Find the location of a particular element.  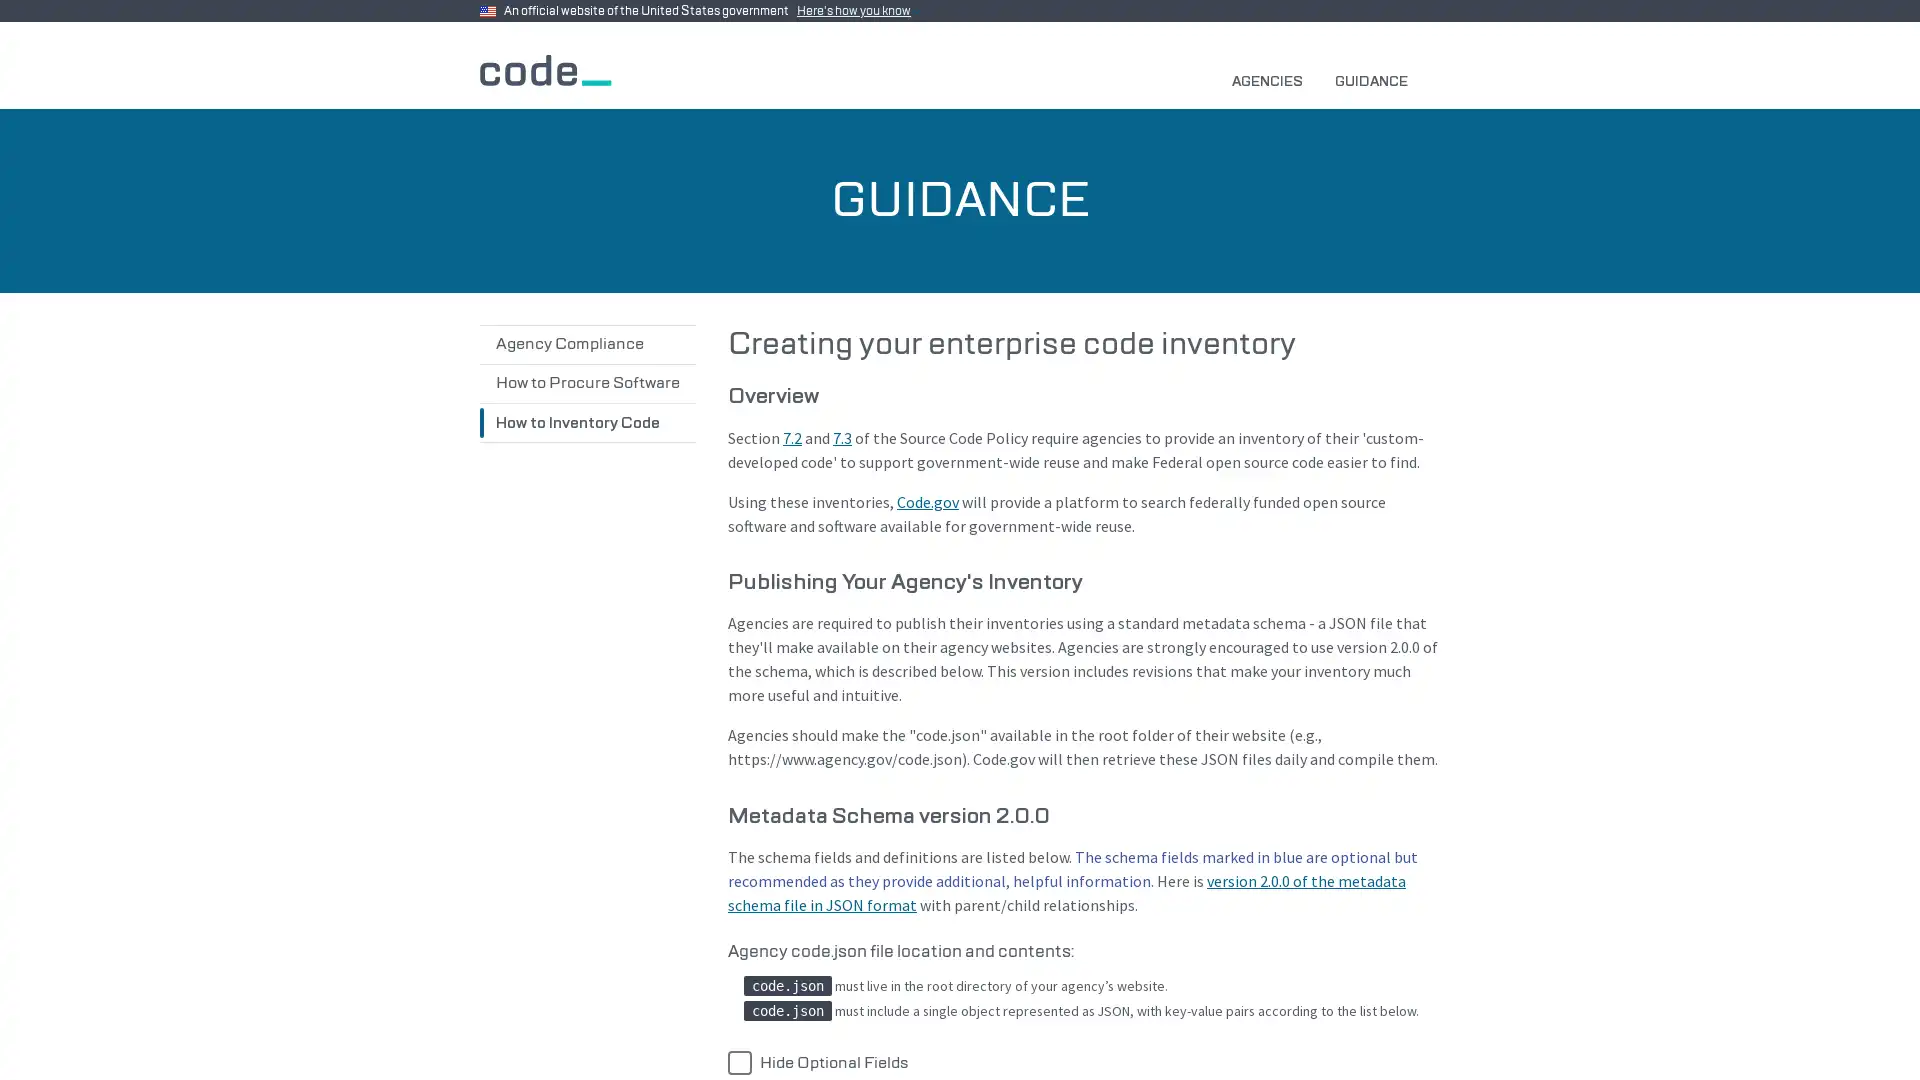

GUIDANCE is located at coordinates (1378, 80).